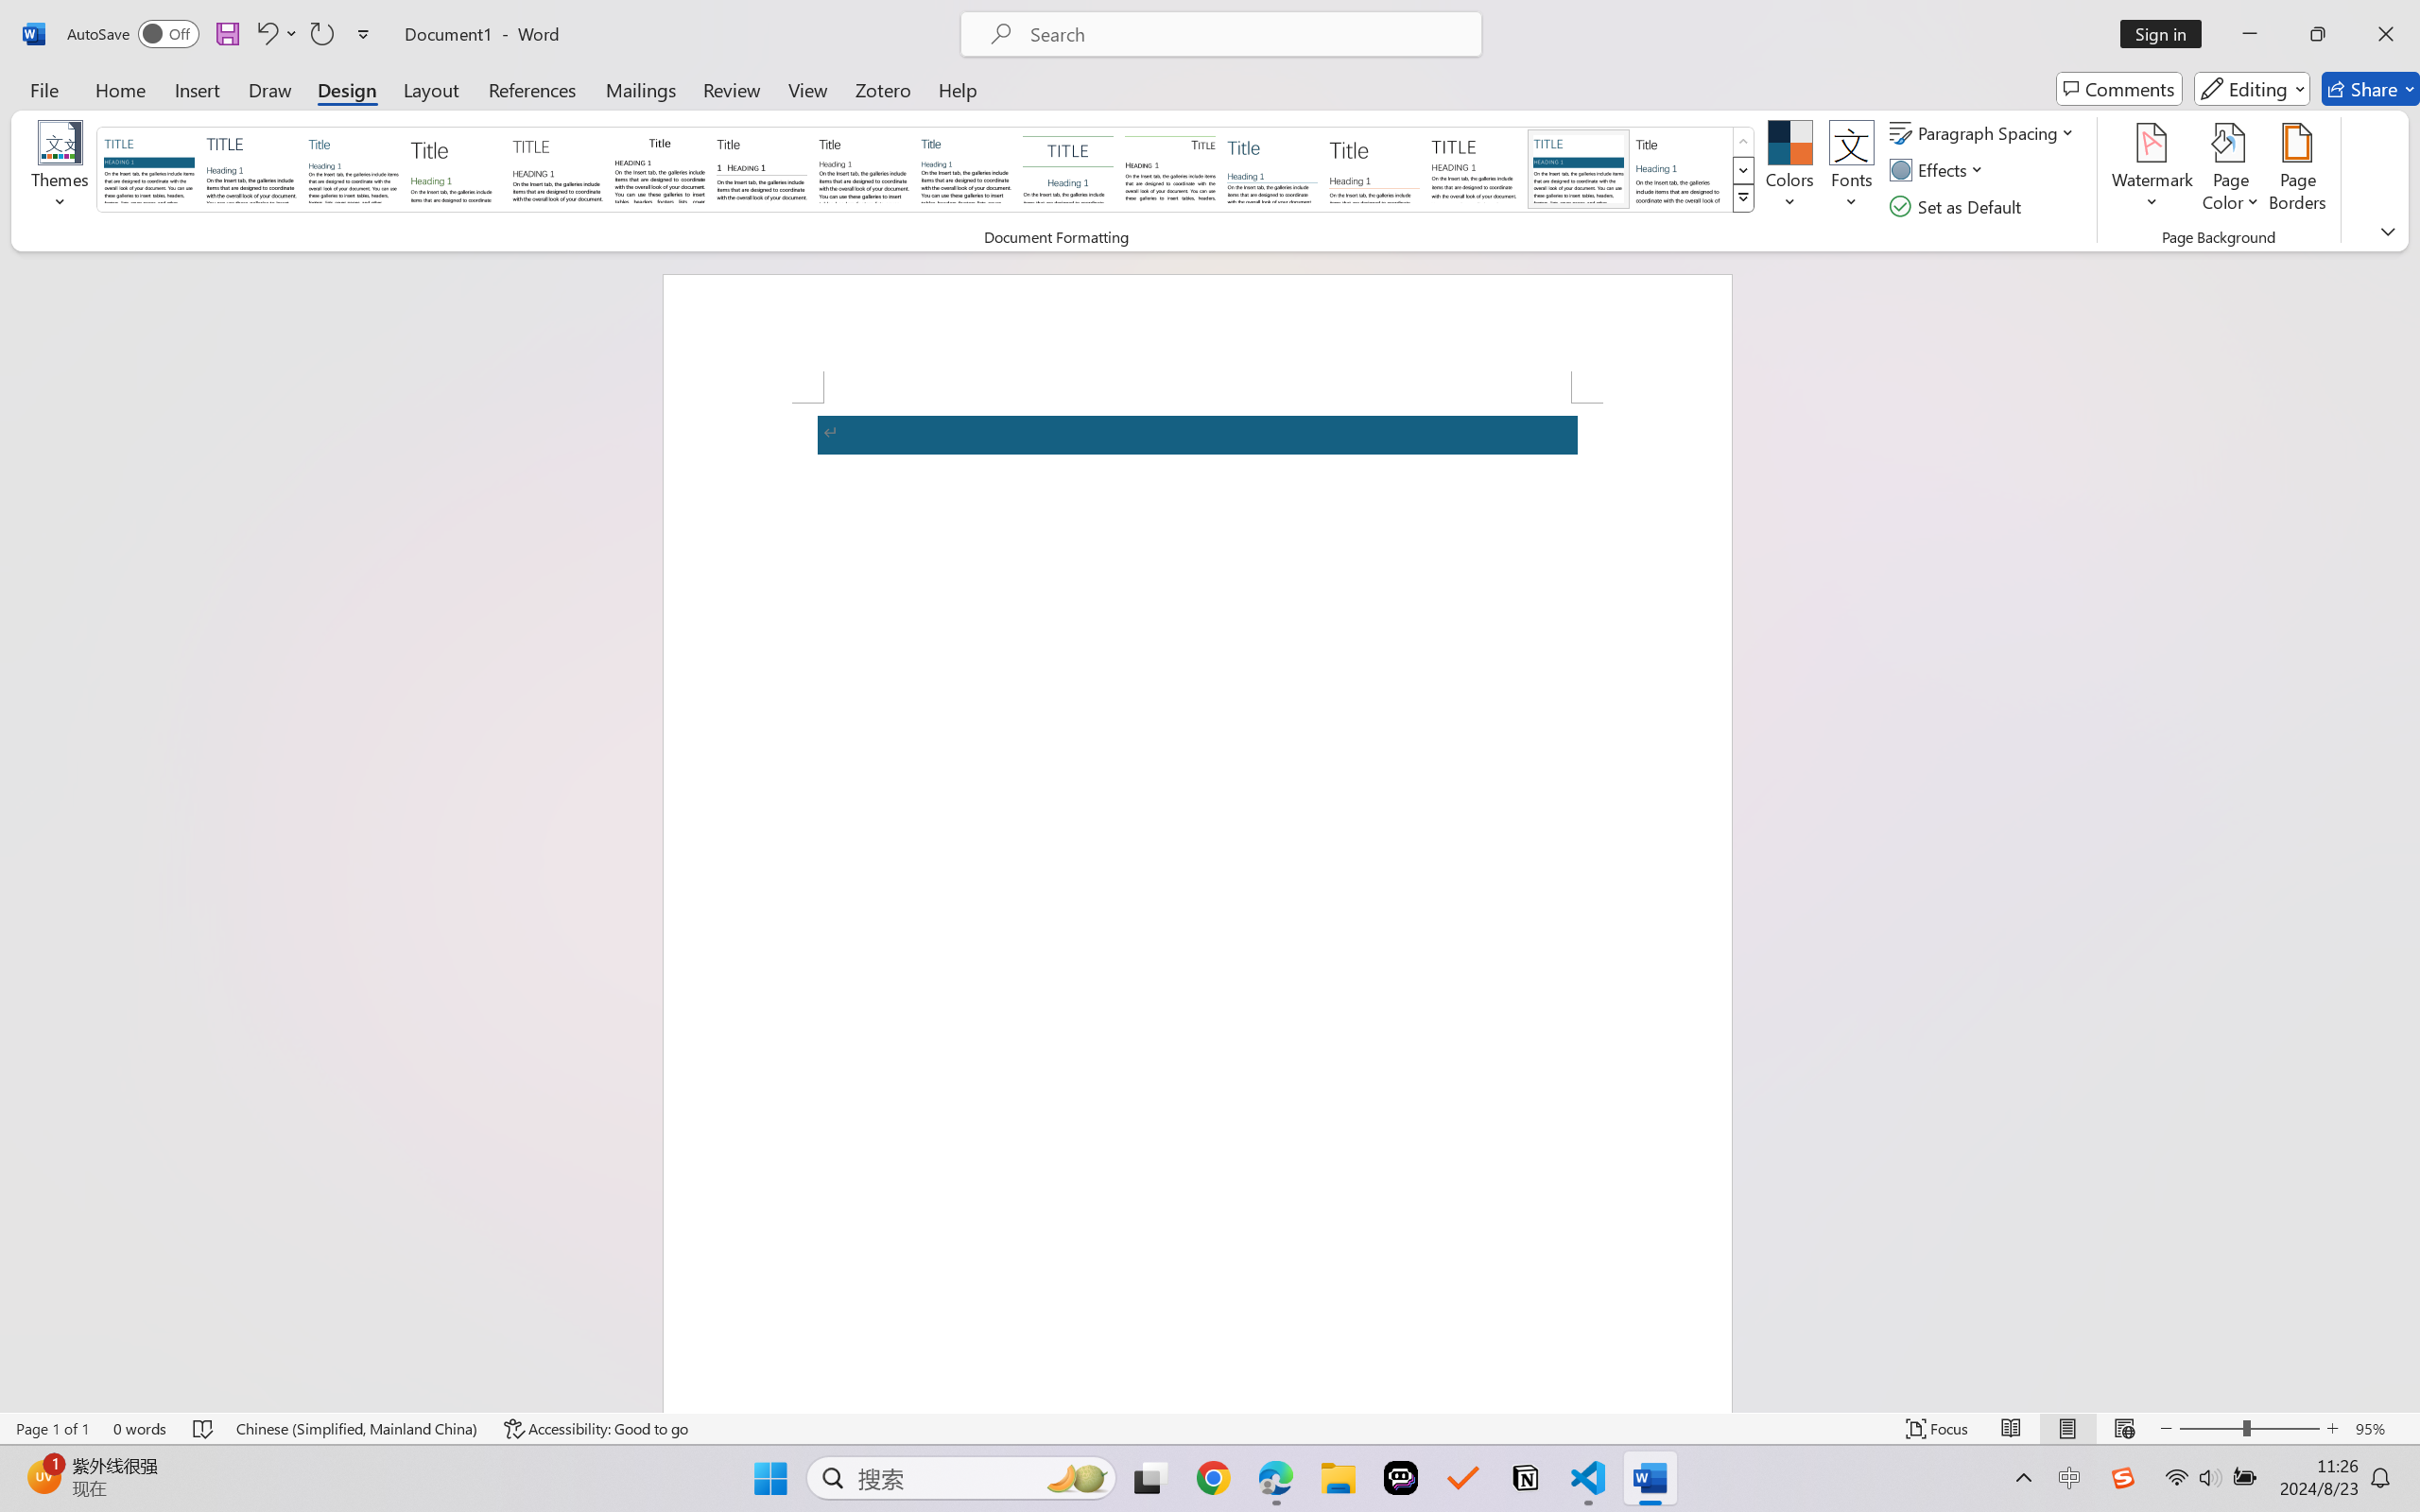  Describe the element at coordinates (1851, 170) in the screenshot. I see `'Fonts'` at that location.